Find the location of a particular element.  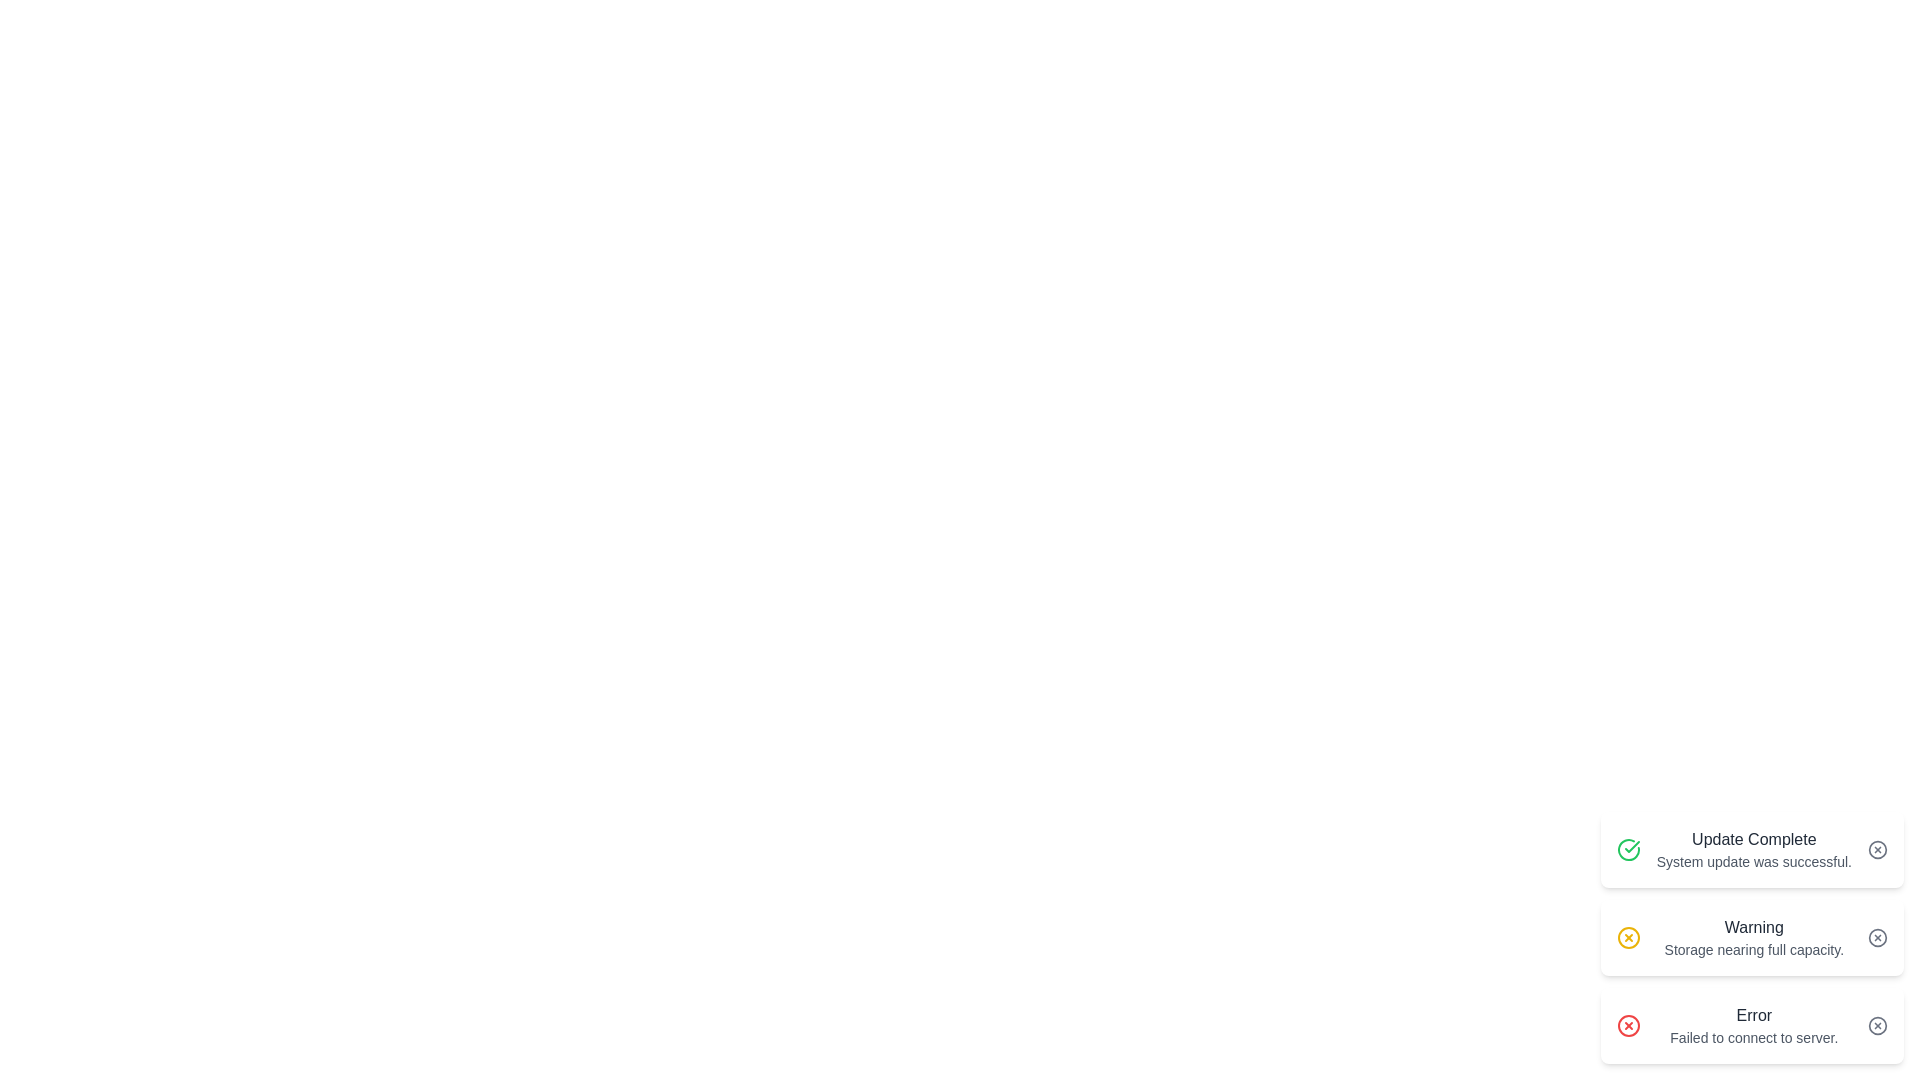

the second notification box which contains a yellow circular icon with an exclamation mark, title 'Warning', and subtitle 'Storage nearing full capacity' is located at coordinates (1751, 937).